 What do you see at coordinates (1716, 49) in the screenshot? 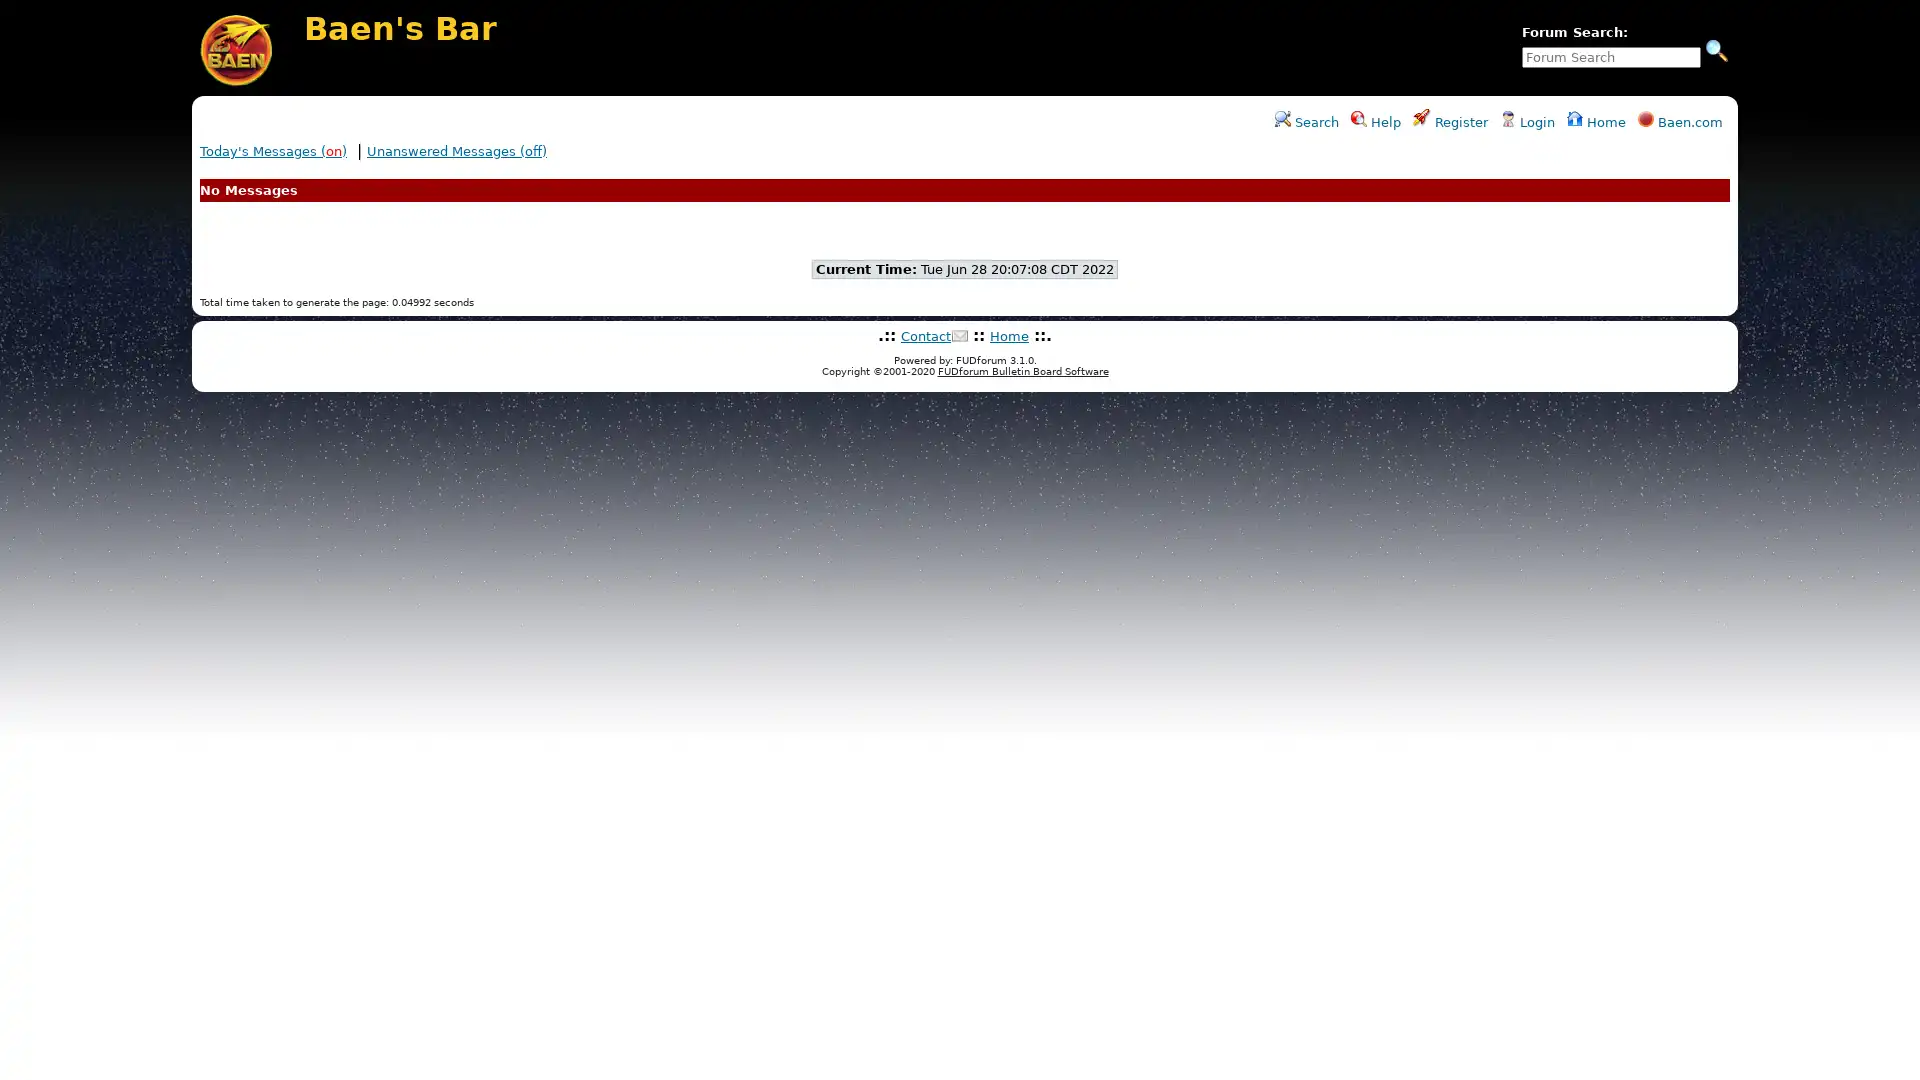
I see `Search` at bounding box center [1716, 49].